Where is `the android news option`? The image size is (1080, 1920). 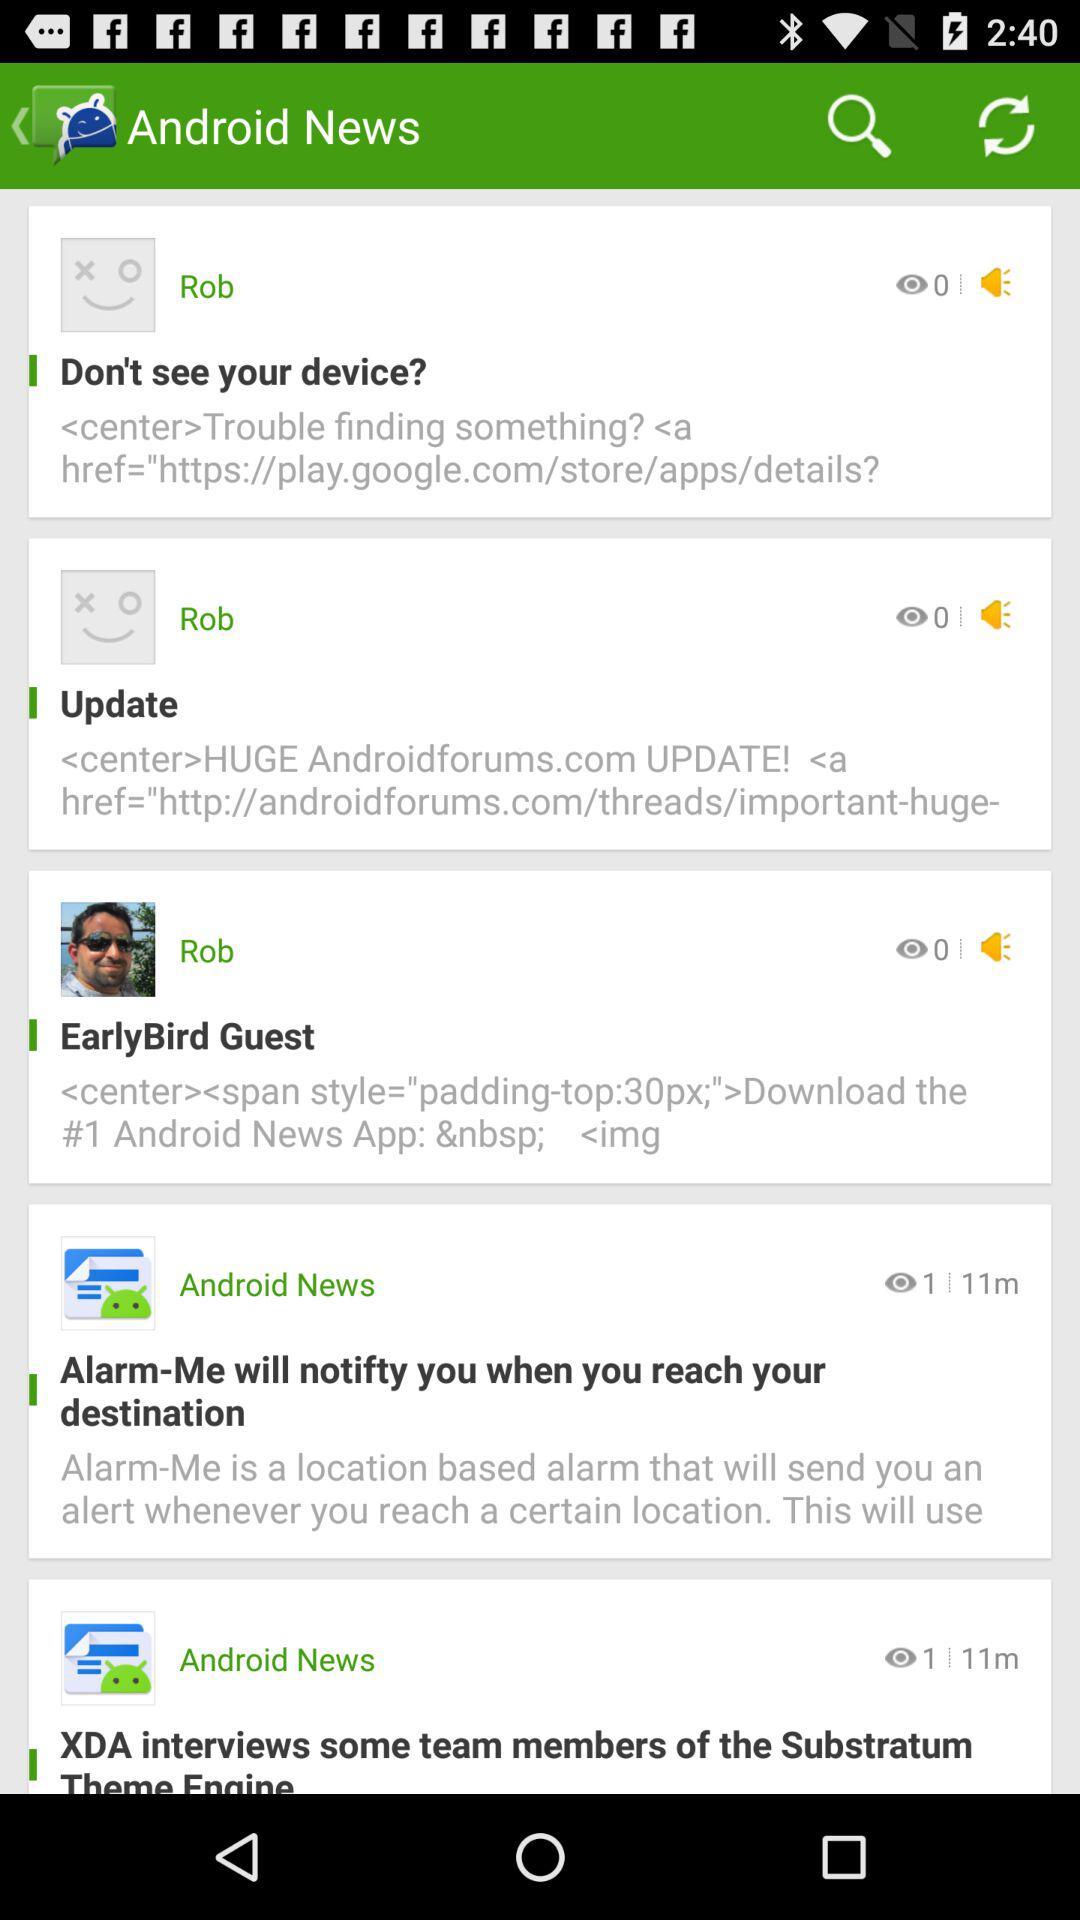
the android news option is located at coordinates (108, 1283).